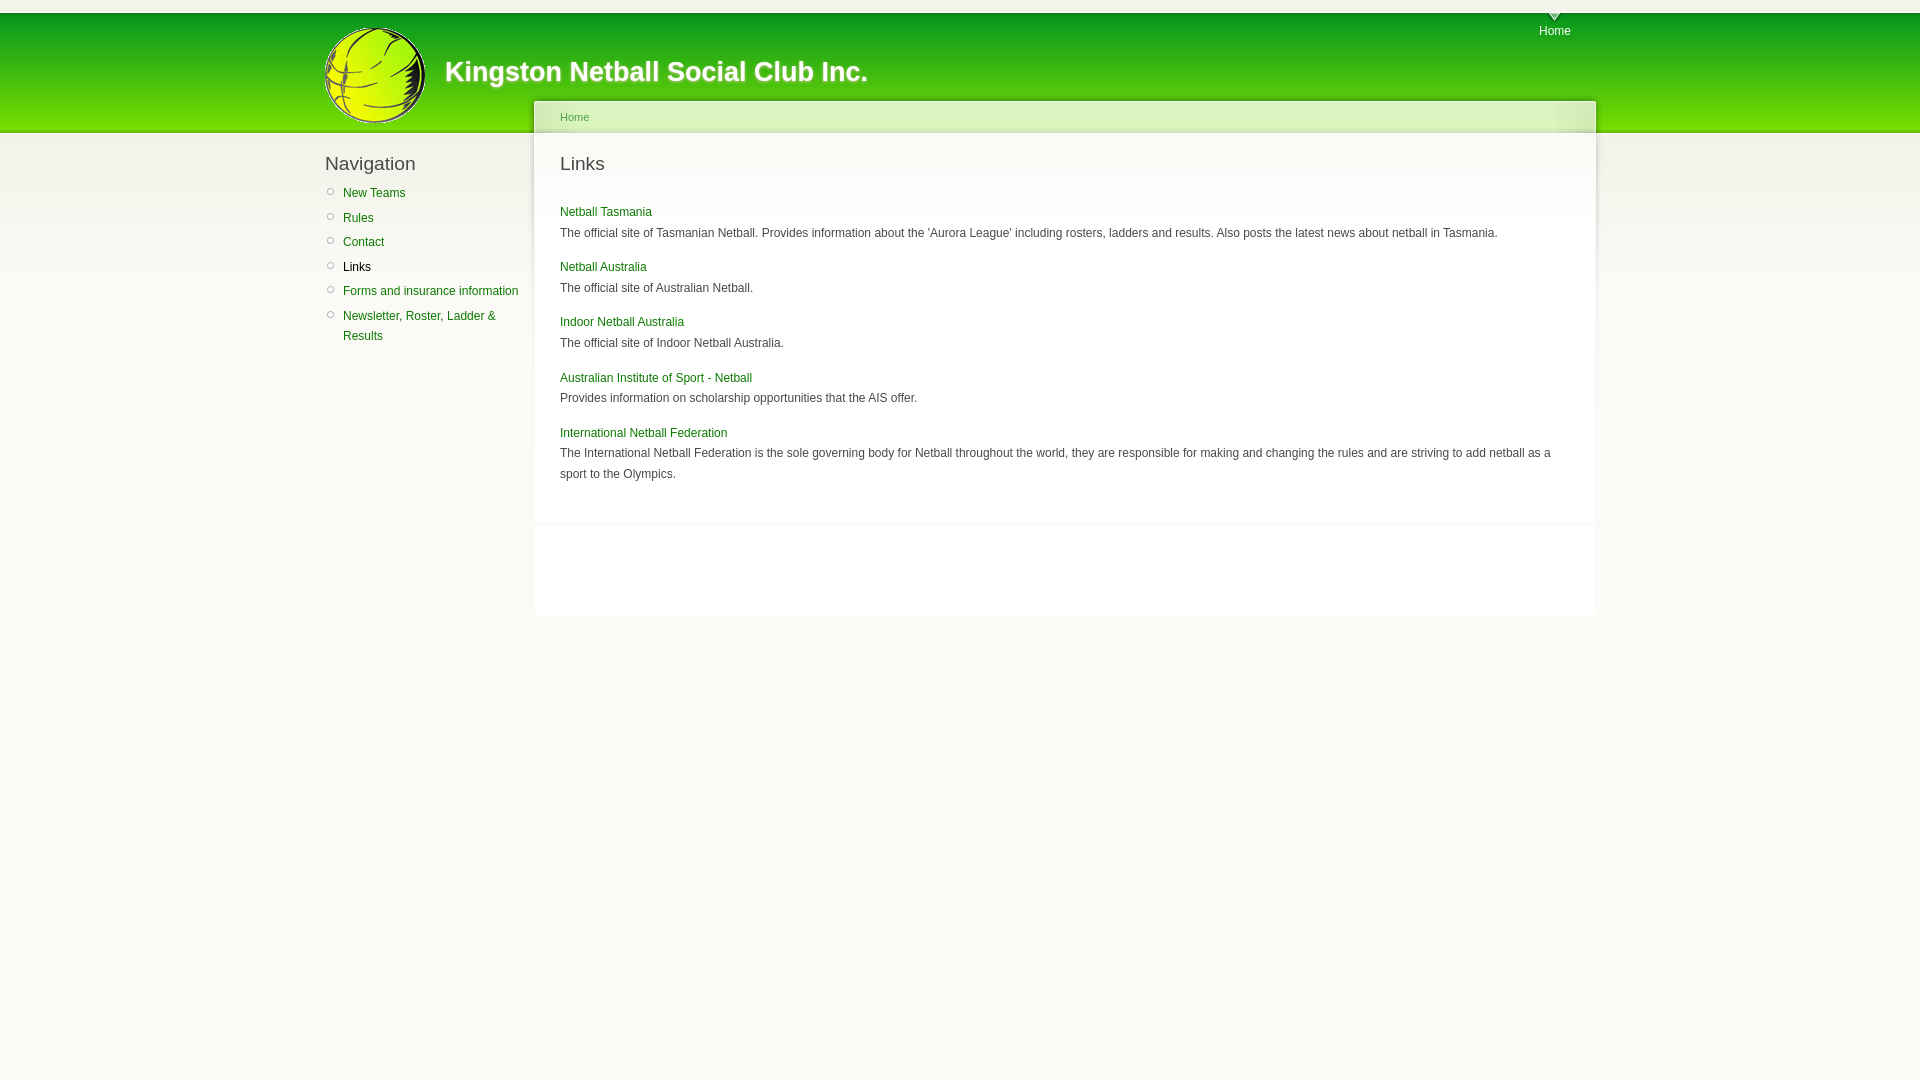 Image resolution: width=1920 pixels, height=1080 pixels. What do you see at coordinates (1538, 26) in the screenshot?
I see `'Home'` at bounding box center [1538, 26].